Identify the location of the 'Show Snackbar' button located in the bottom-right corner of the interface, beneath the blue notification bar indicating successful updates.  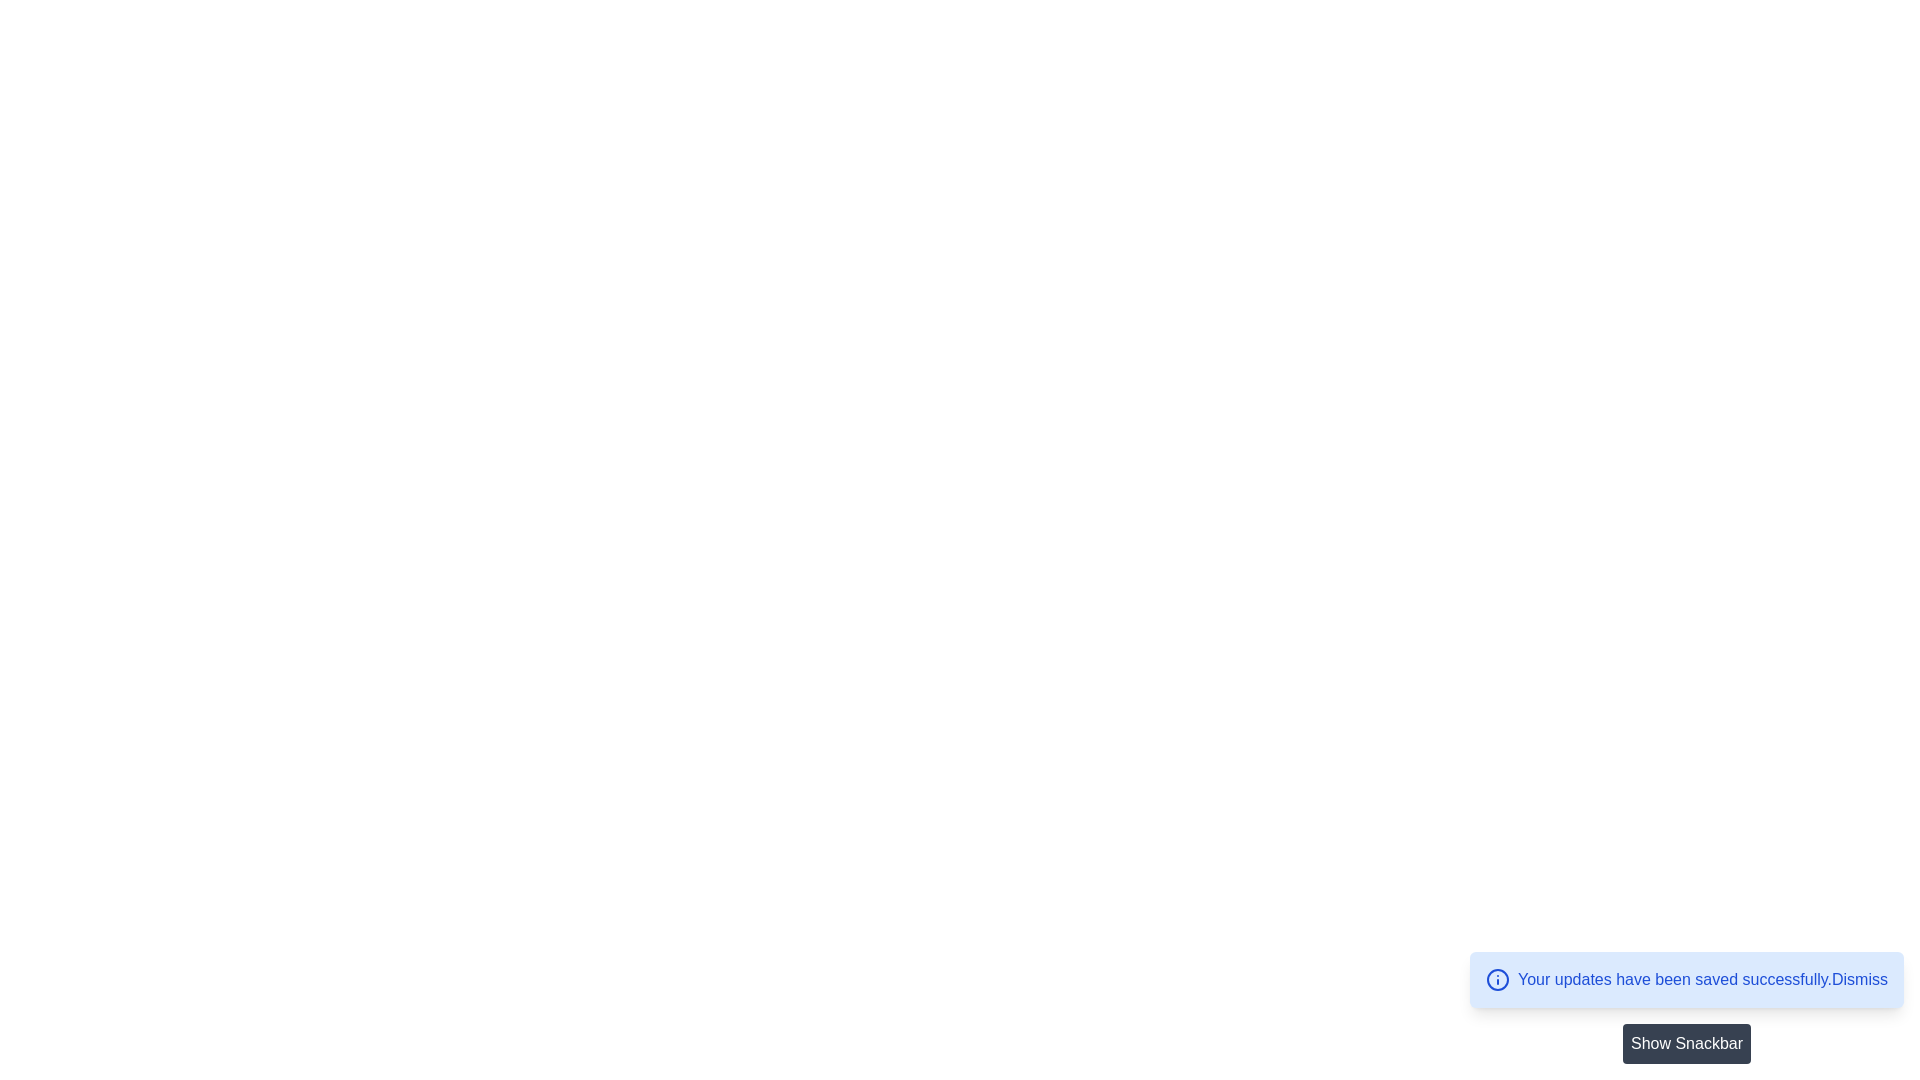
(1686, 1007).